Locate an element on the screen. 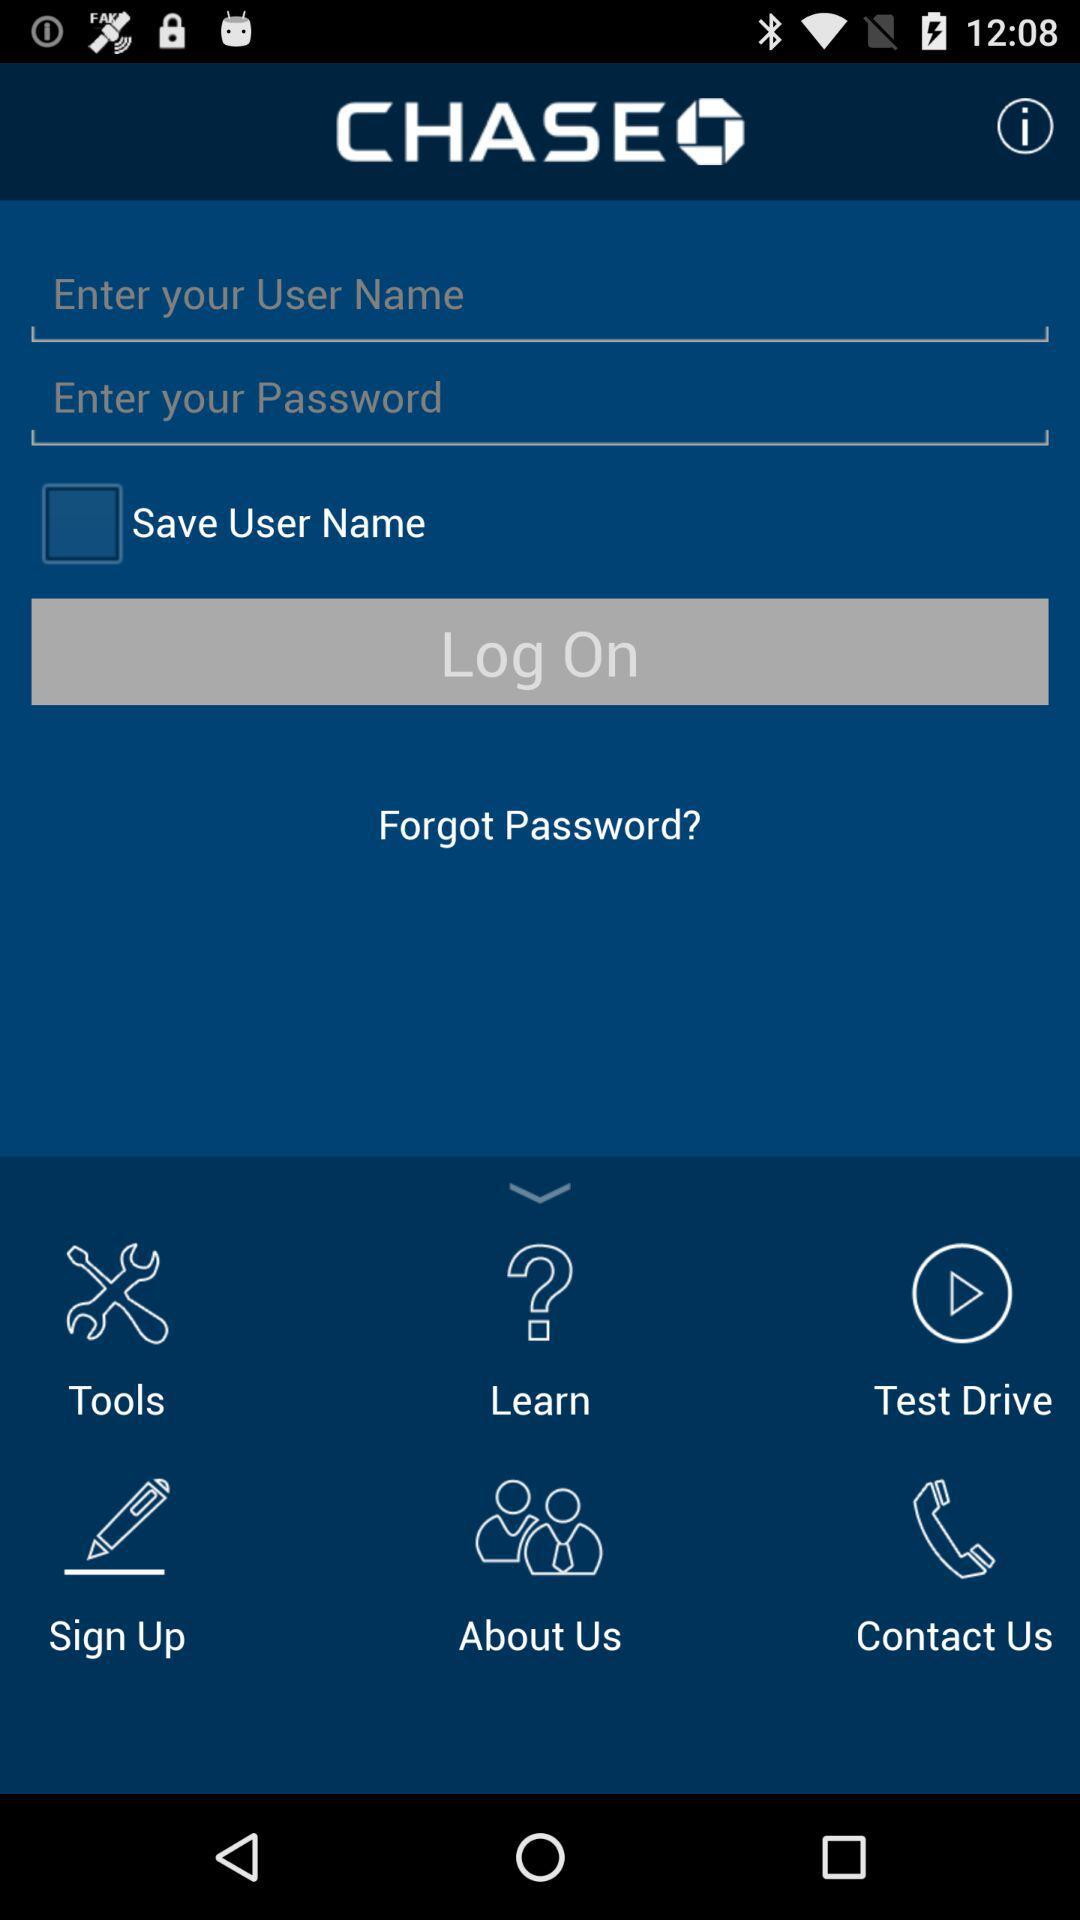 The height and width of the screenshot is (1920, 1080). type user name is located at coordinates (540, 291).